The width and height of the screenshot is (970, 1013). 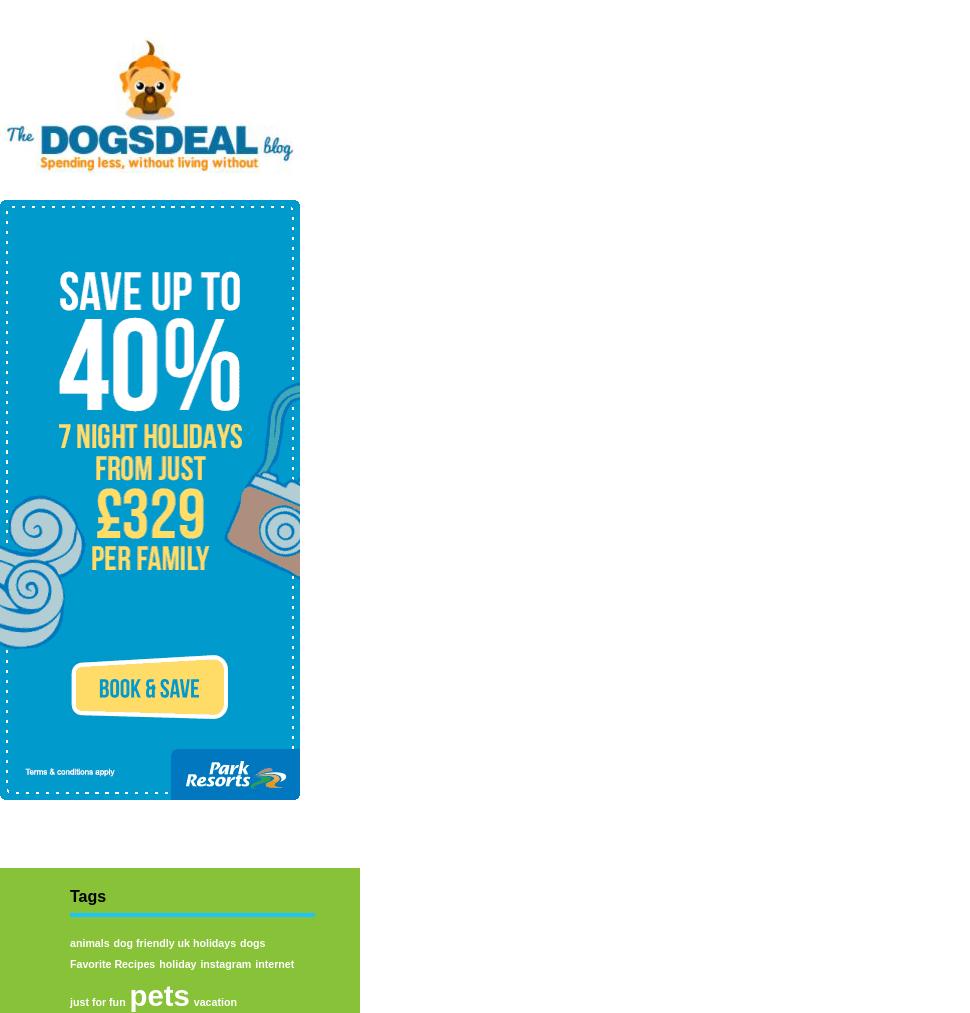 I want to click on 'pets', so click(x=129, y=994).